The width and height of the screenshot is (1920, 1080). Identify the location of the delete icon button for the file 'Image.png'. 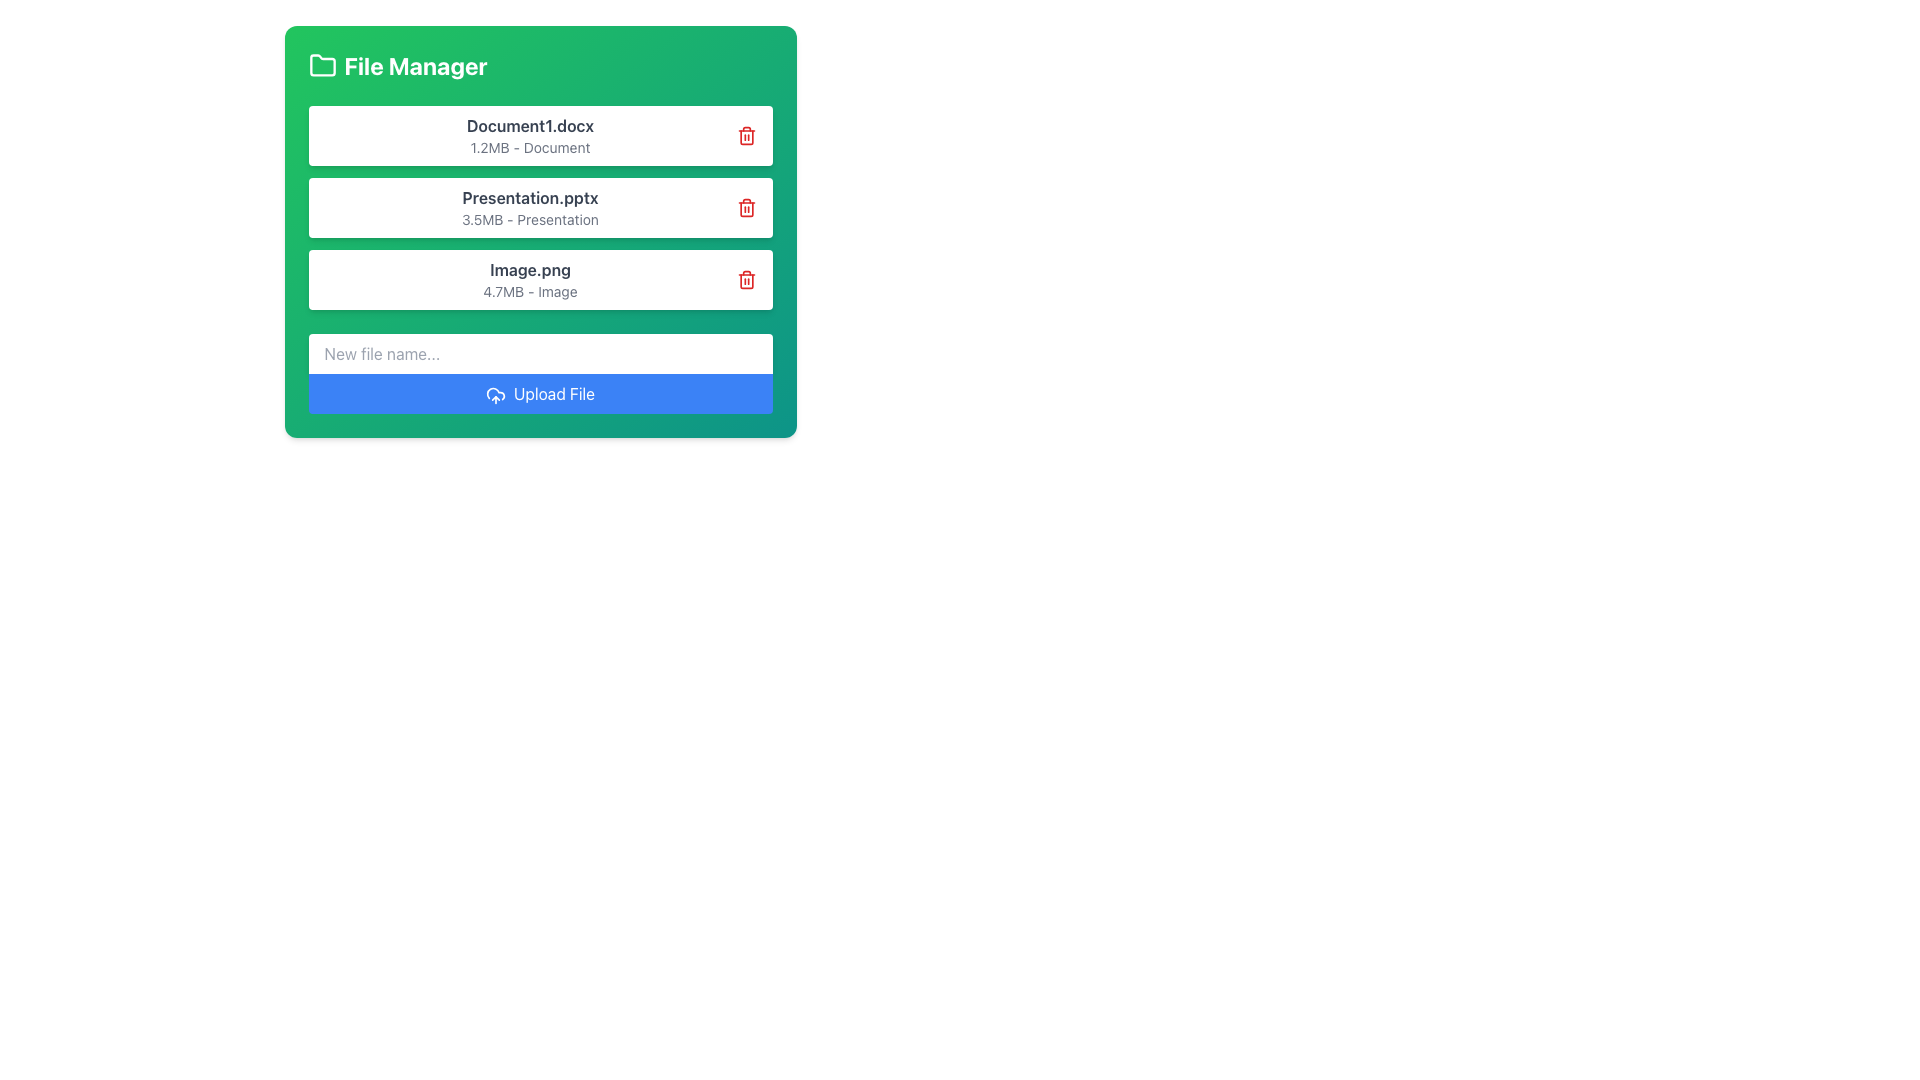
(745, 280).